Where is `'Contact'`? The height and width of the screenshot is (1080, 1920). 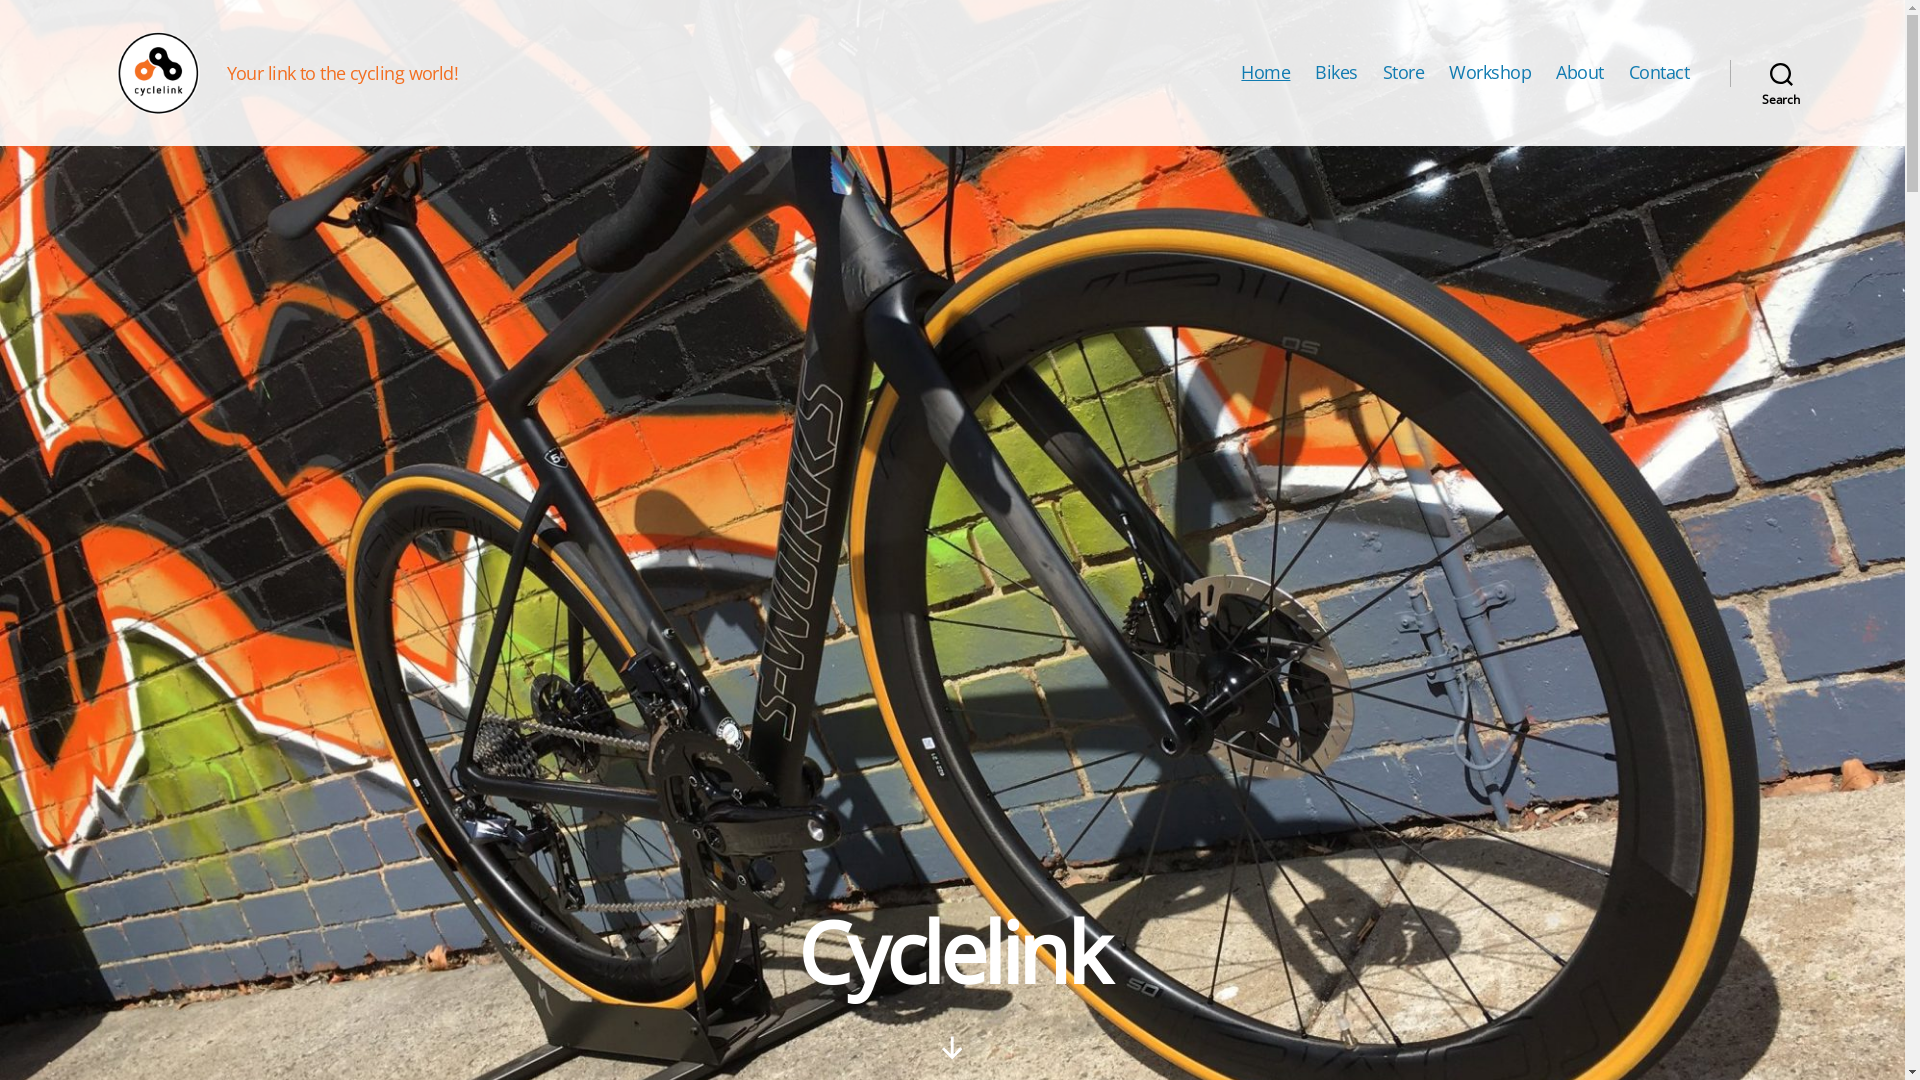
'Contact' is located at coordinates (1659, 72).